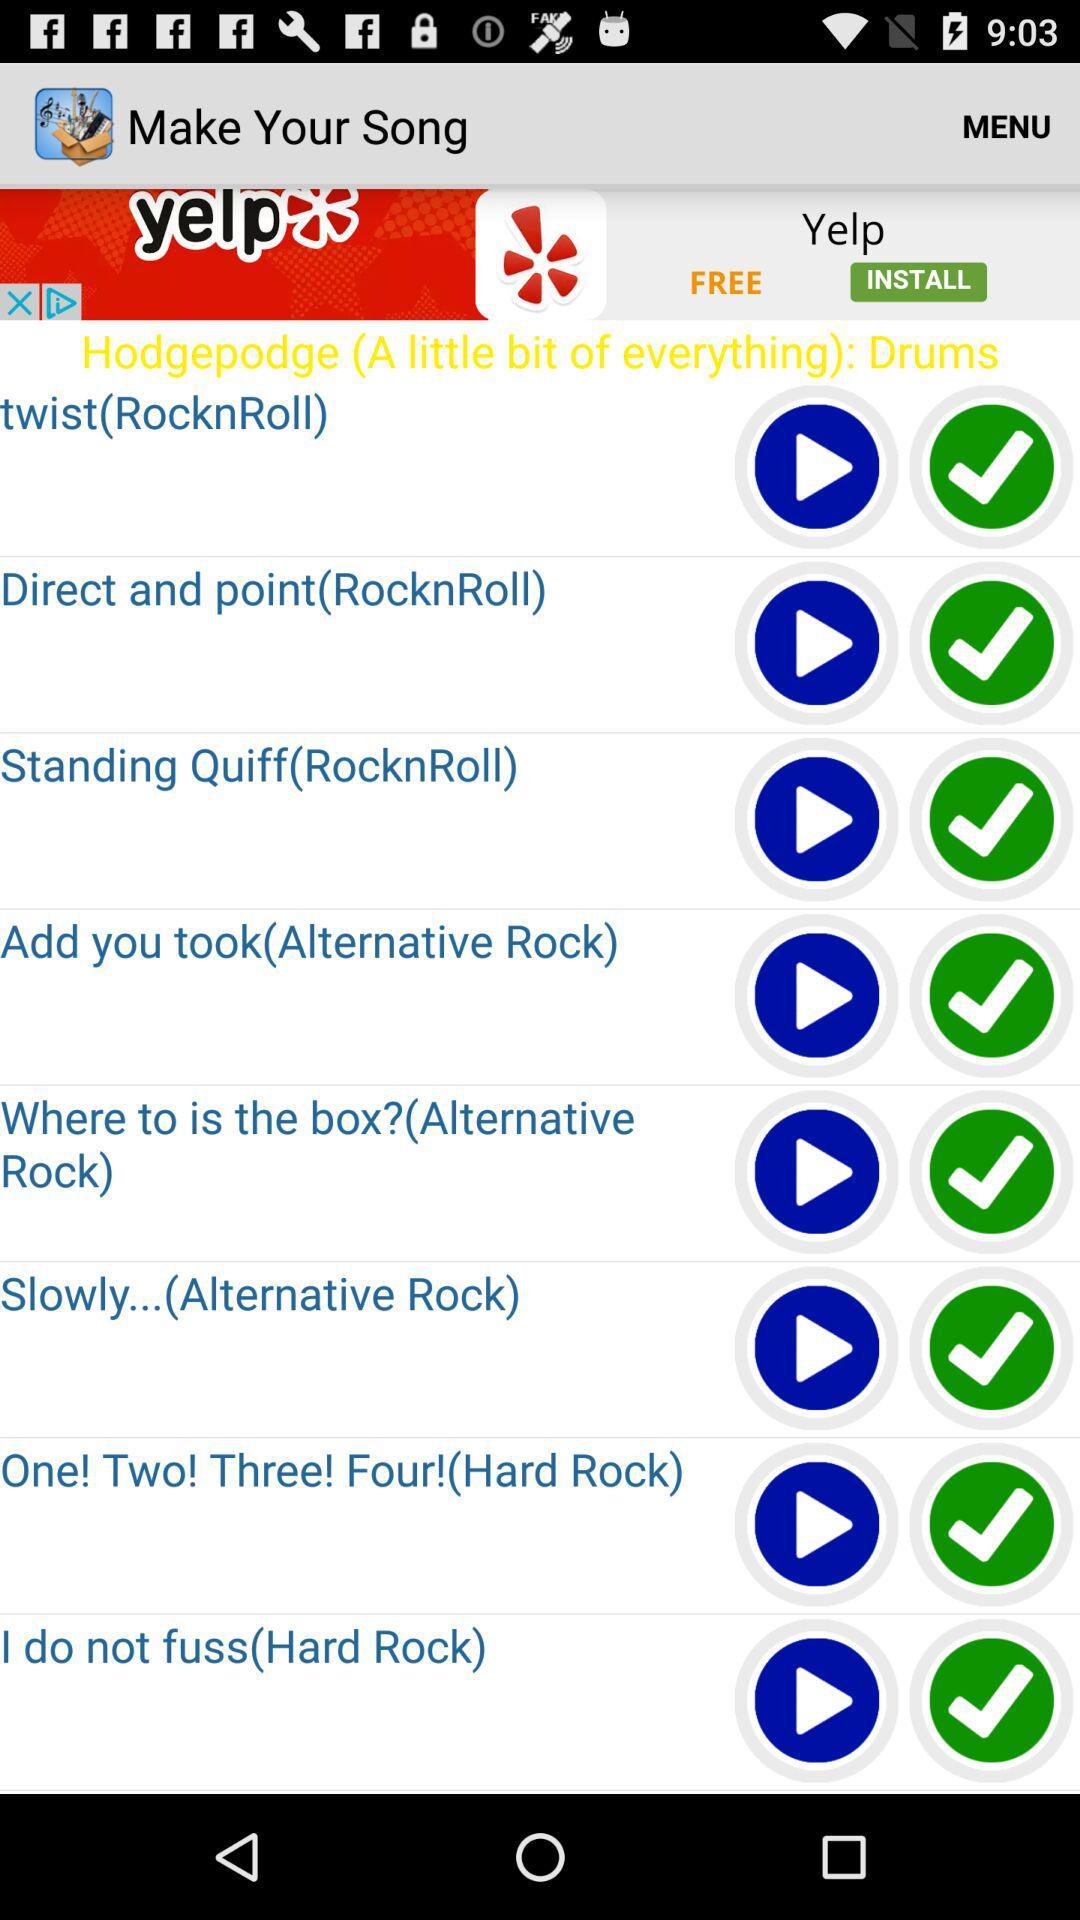 The image size is (1080, 1920). I want to click on song, so click(817, 820).